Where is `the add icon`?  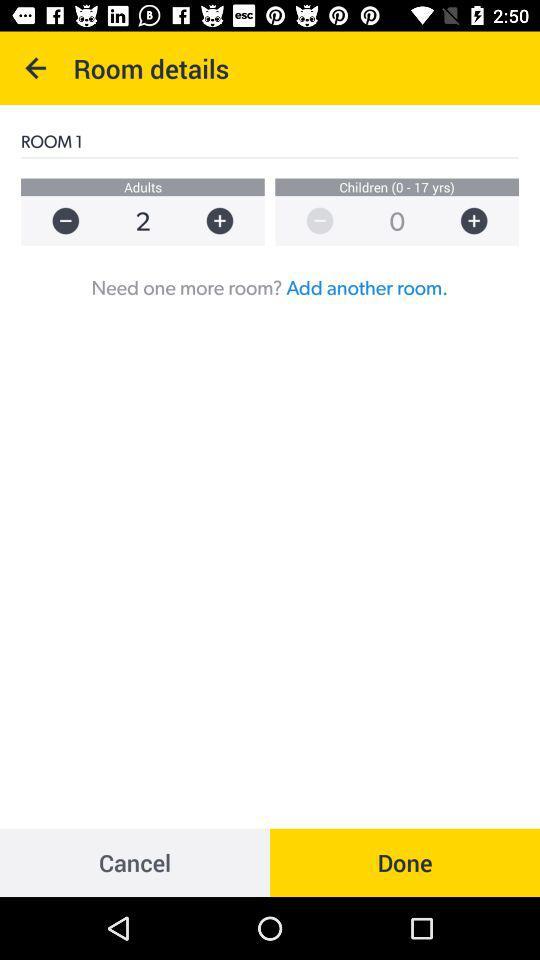 the add icon is located at coordinates (483, 221).